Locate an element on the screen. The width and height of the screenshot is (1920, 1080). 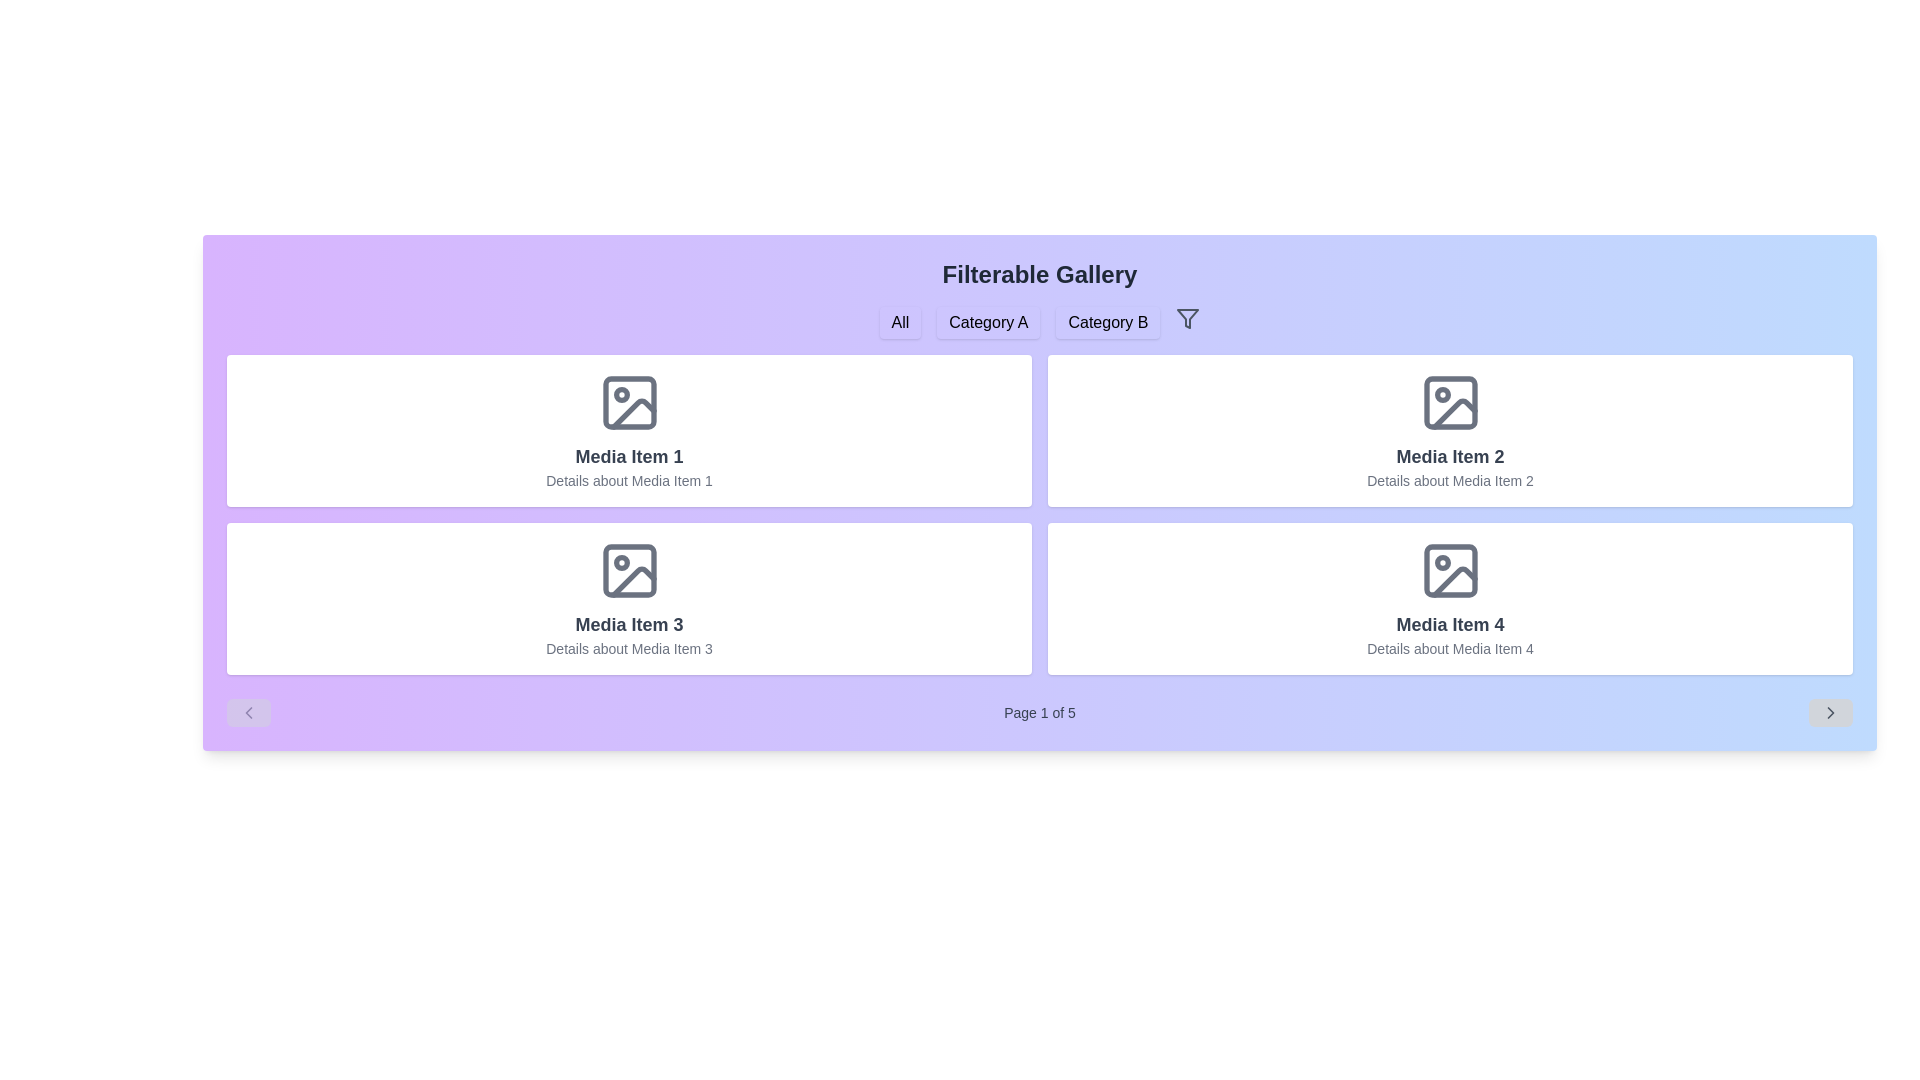
the icon element that serves as a visual indicator within the card labeled 'Media Item 2', located in the top-right of the grid interface is located at coordinates (1442, 394).